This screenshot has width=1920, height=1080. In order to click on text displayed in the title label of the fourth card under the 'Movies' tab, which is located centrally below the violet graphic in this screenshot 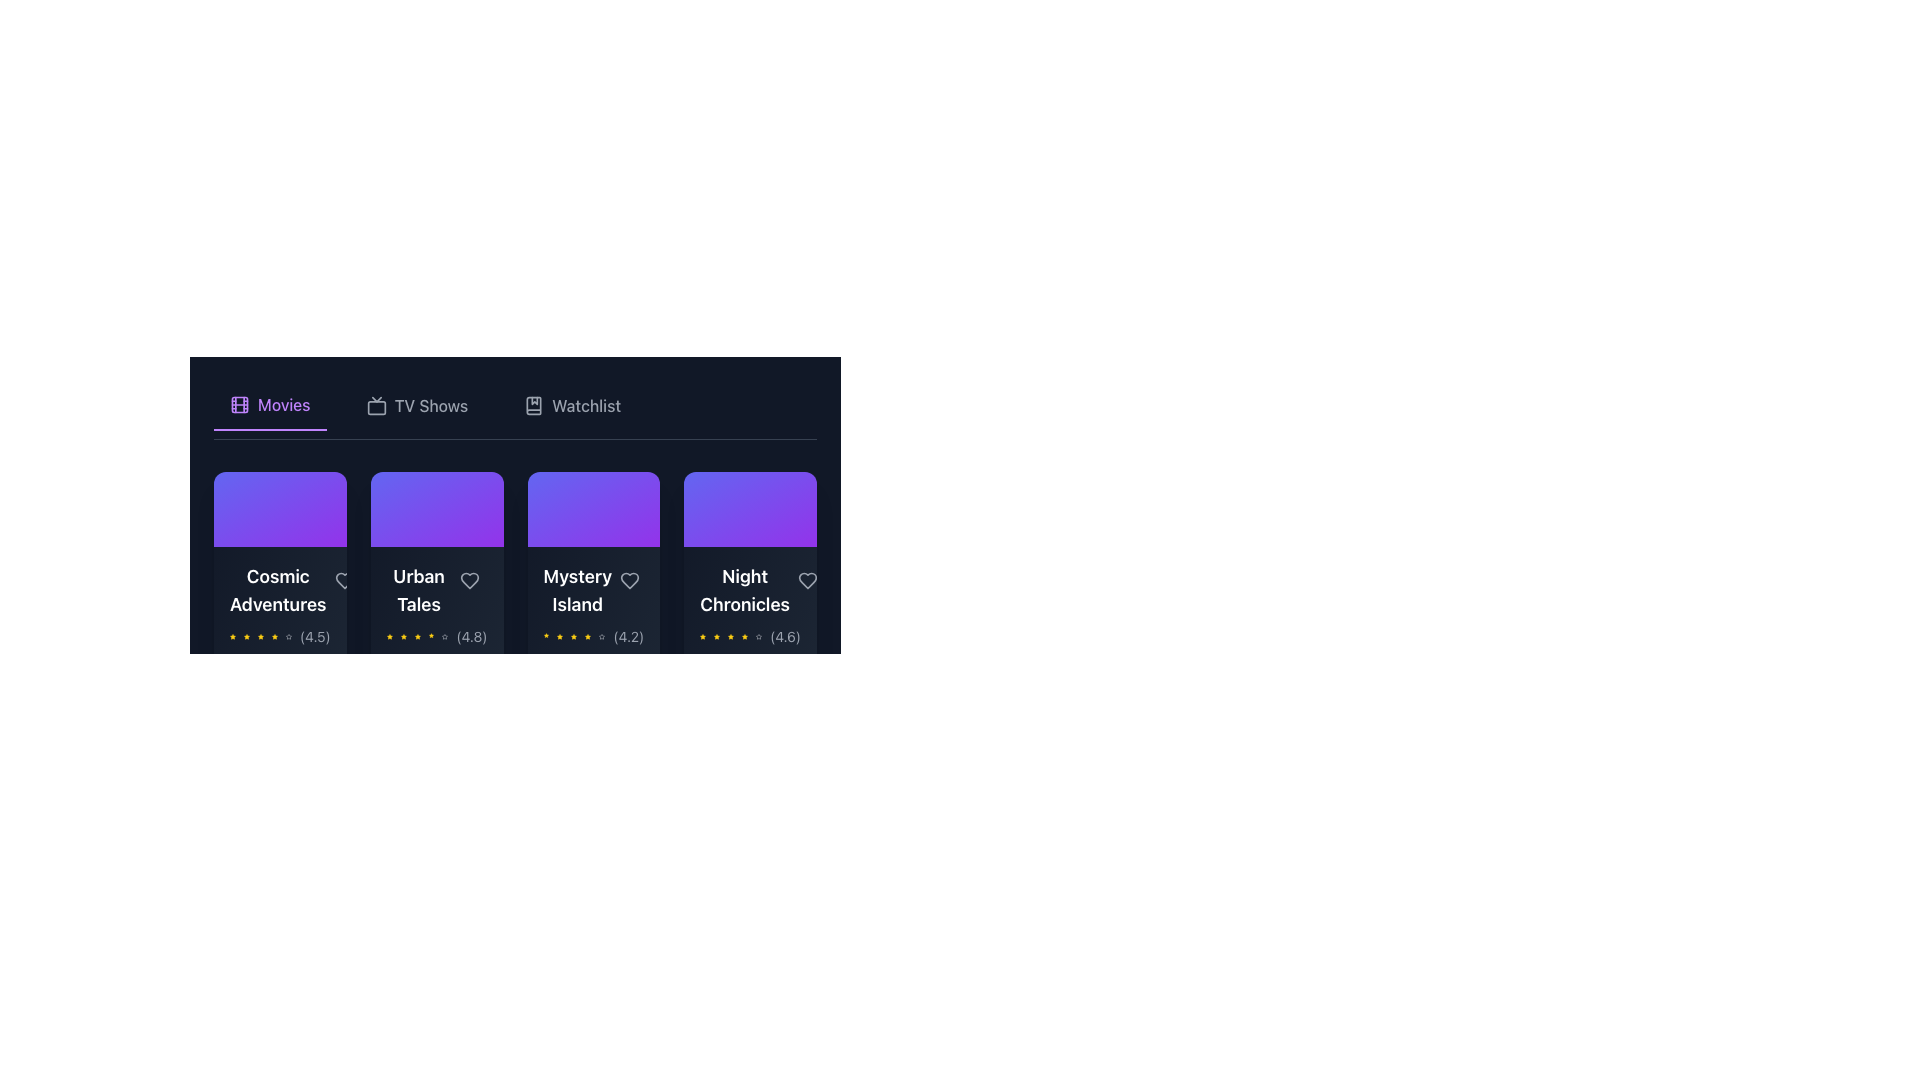, I will do `click(744, 589)`.